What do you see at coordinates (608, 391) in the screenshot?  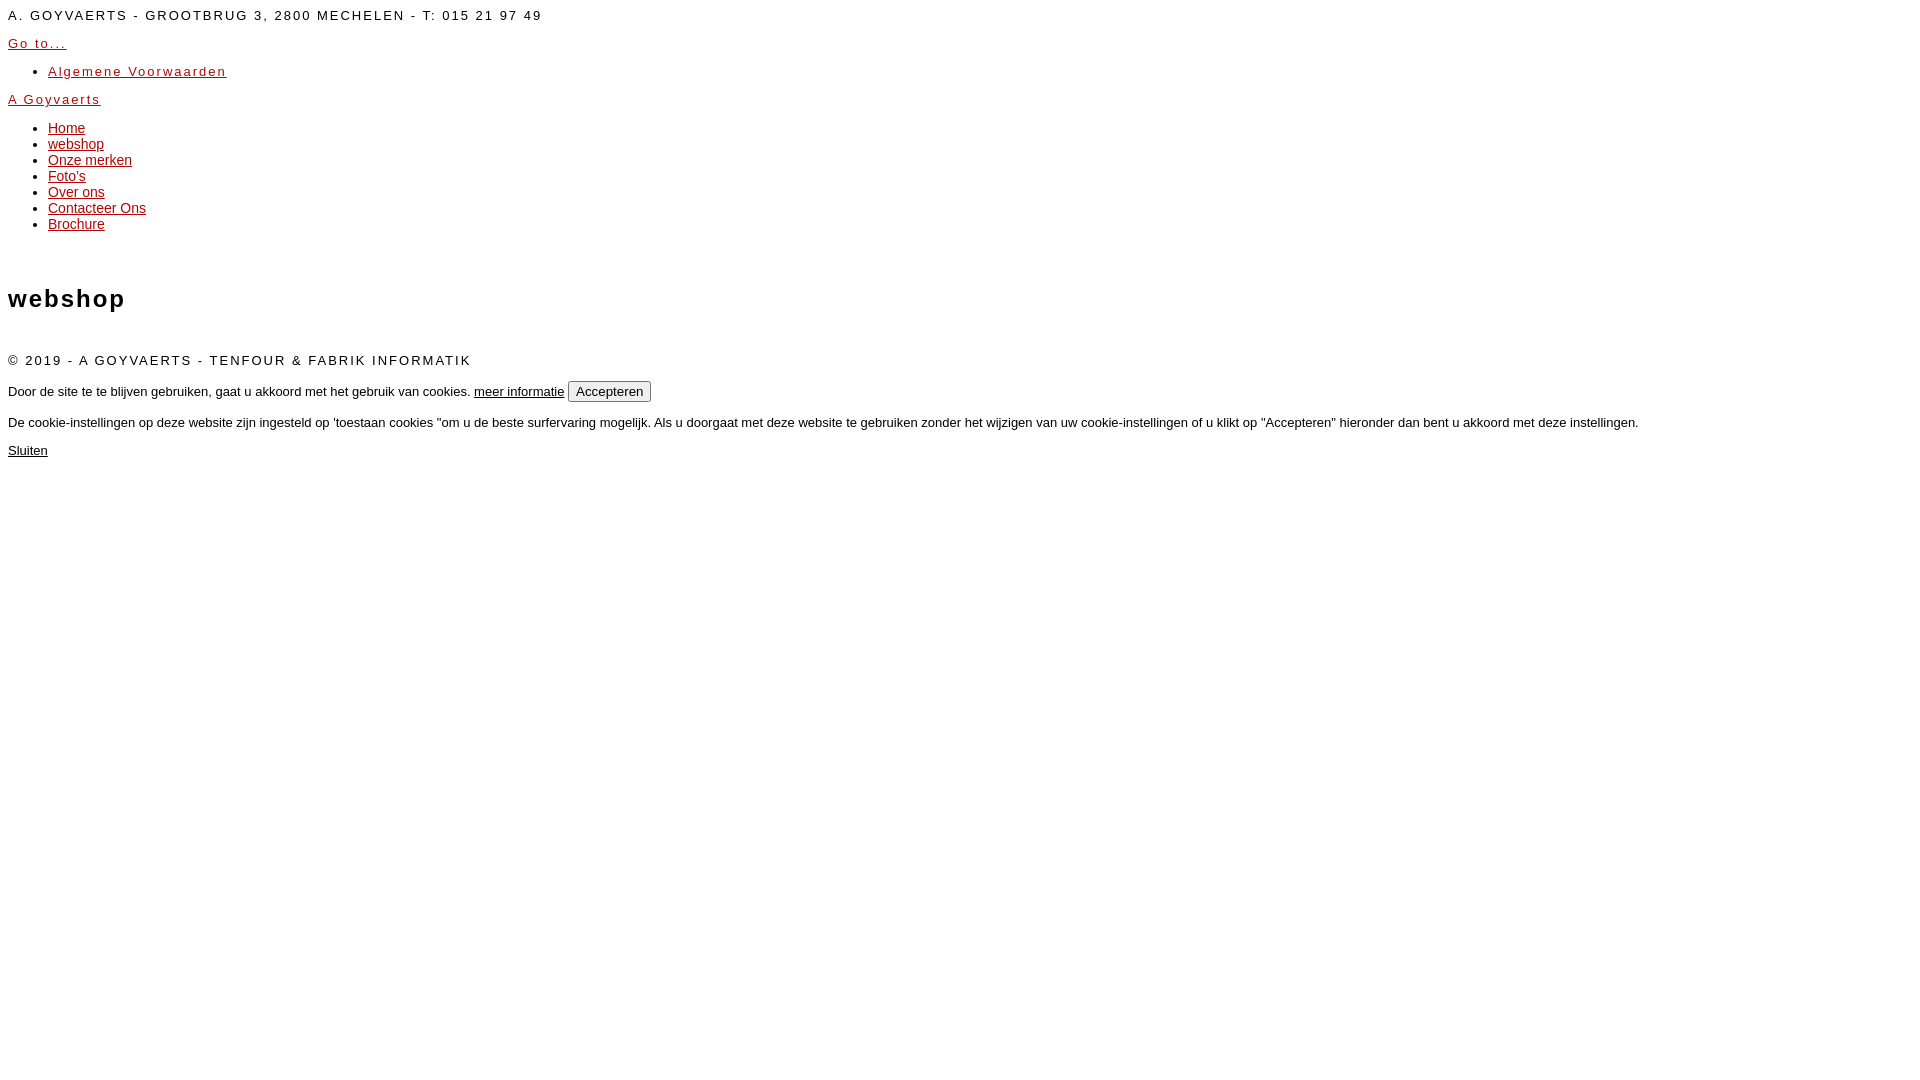 I see `'Accepteren'` at bounding box center [608, 391].